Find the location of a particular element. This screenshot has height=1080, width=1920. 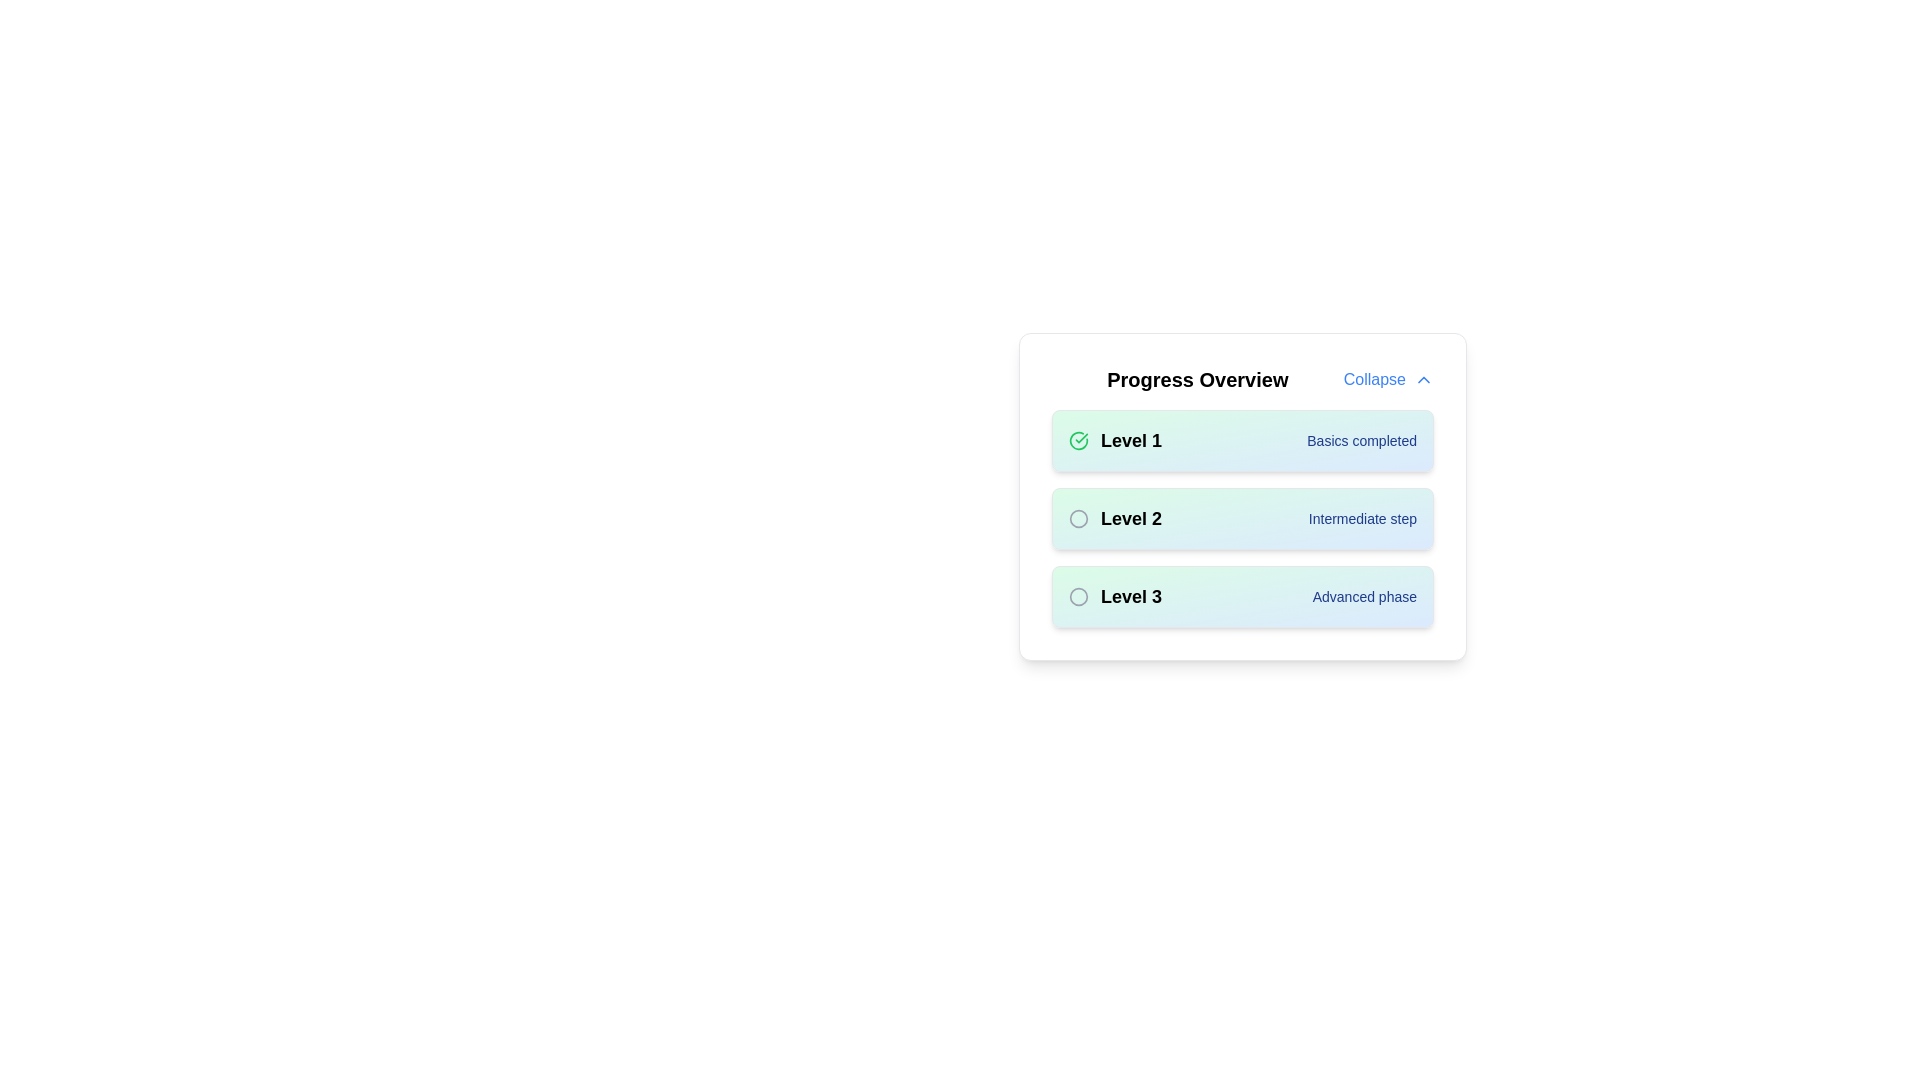

the green circular SVG icon indicating completion of the 'Level 1' progress item in the 'Progress Overview' section is located at coordinates (1078, 439).